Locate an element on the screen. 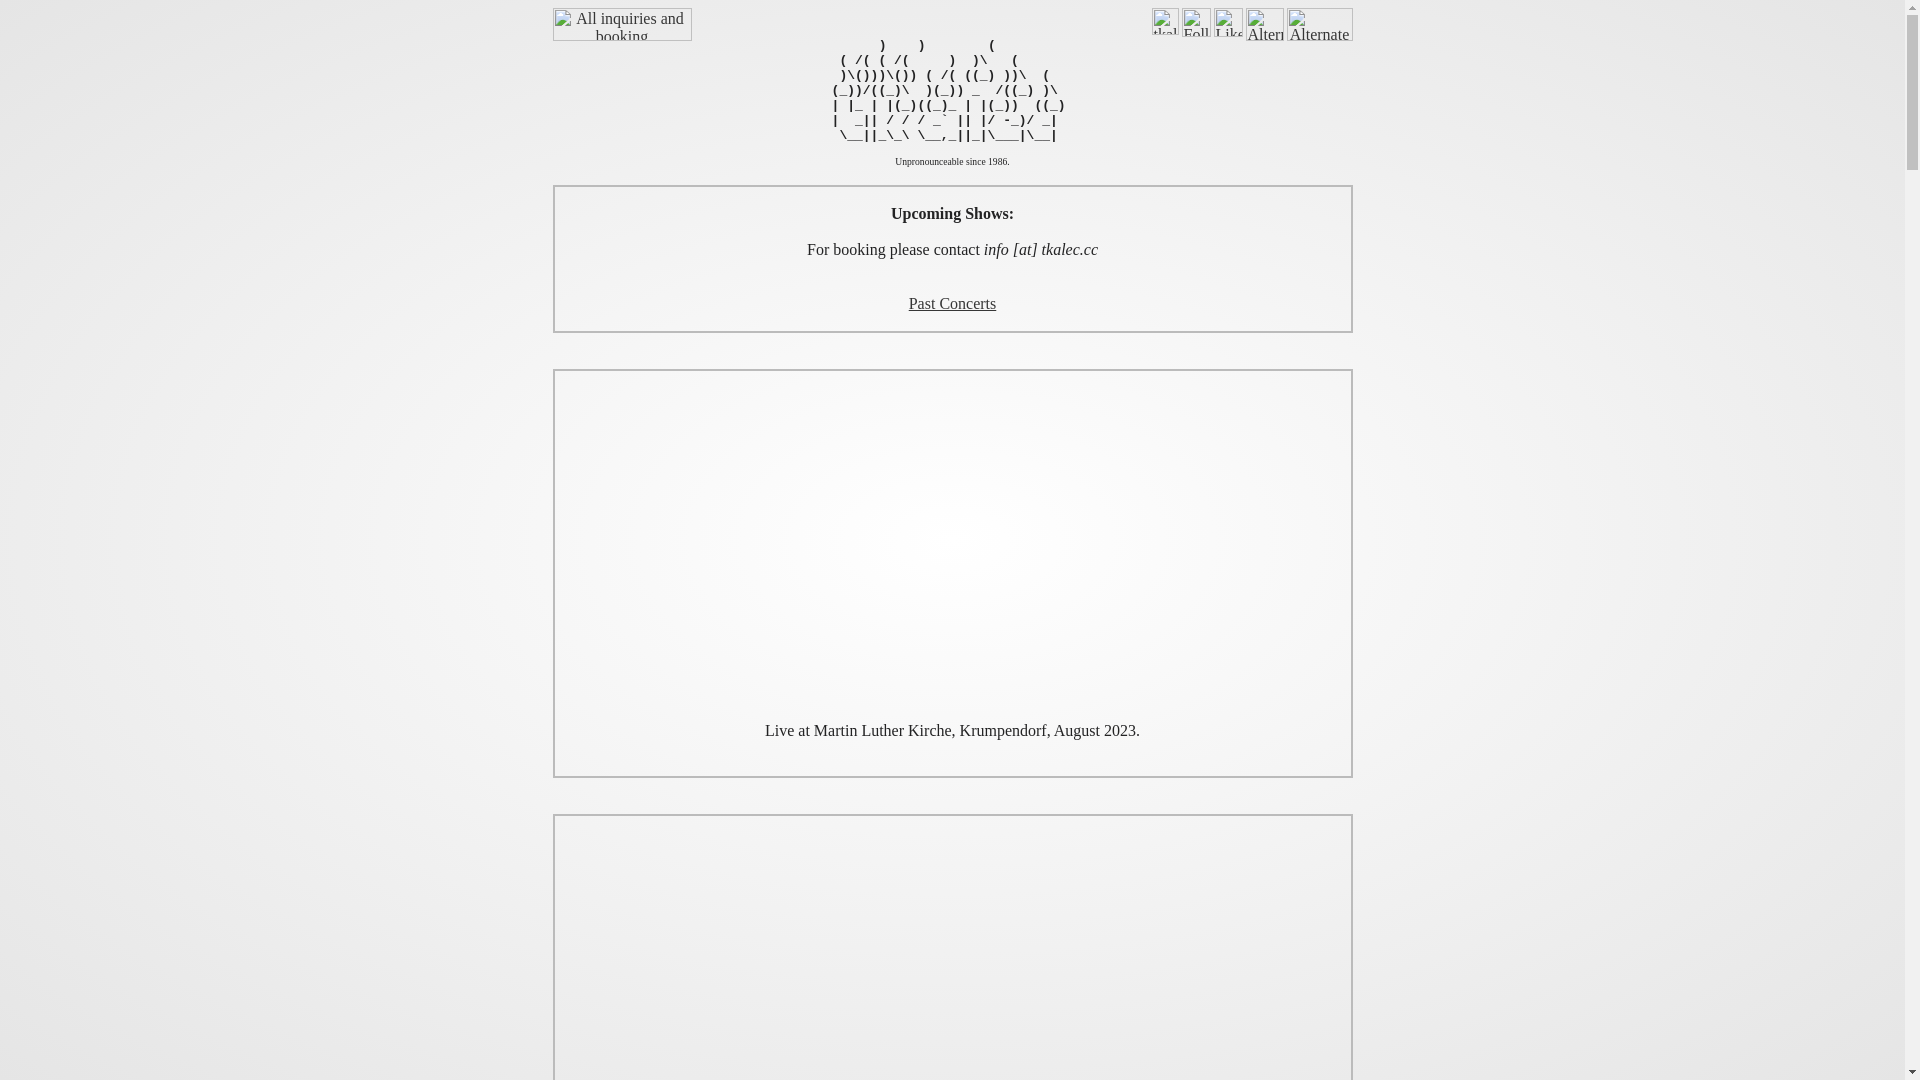 The height and width of the screenshot is (1080, 1920). 'Stream on Spotify' is located at coordinates (1165, 21).